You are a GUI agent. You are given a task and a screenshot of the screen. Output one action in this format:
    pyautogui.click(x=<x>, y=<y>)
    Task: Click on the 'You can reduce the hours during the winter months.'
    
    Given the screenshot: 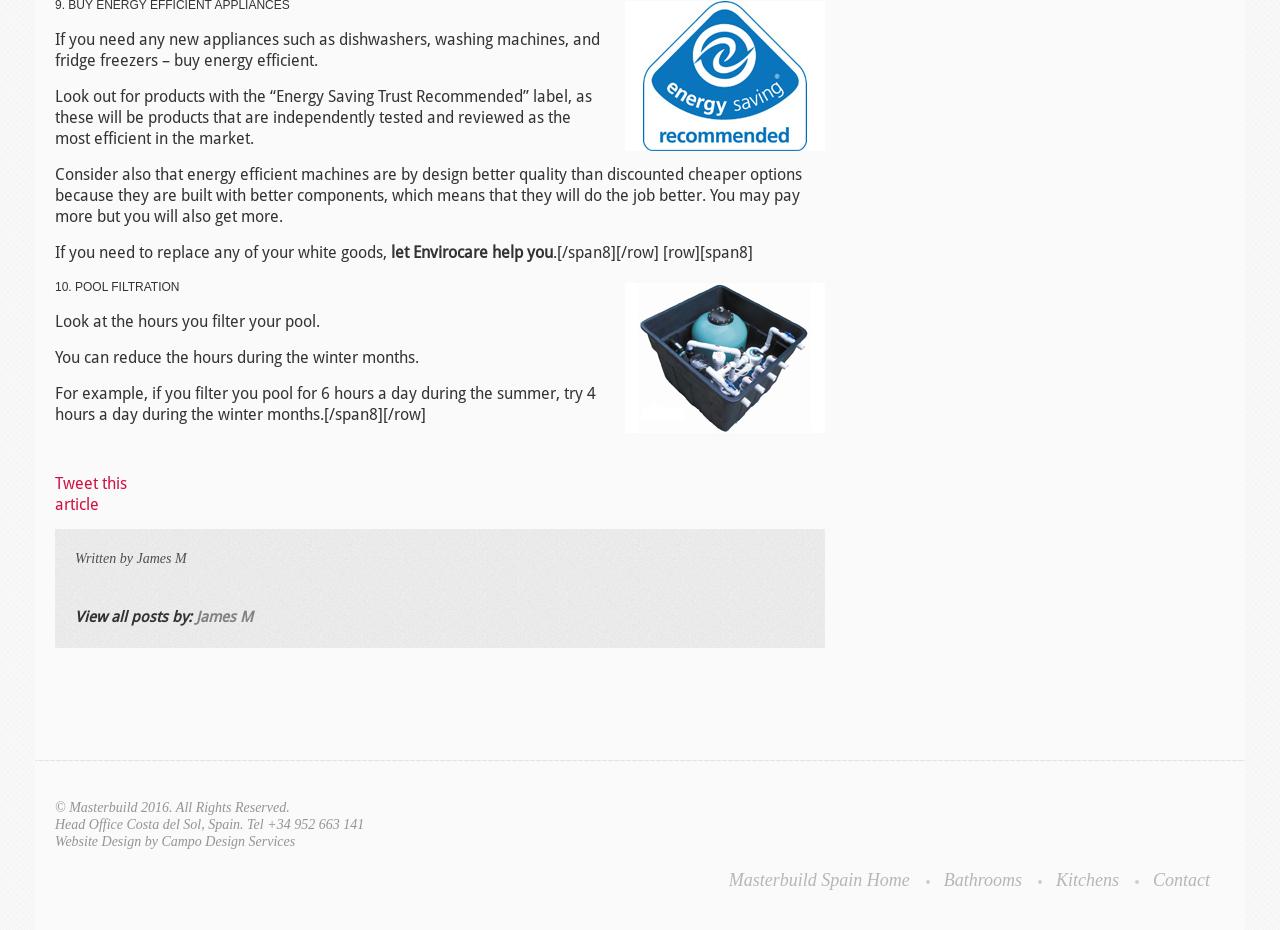 What is the action you would take?
    pyautogui.click(x=237, y=355)
    